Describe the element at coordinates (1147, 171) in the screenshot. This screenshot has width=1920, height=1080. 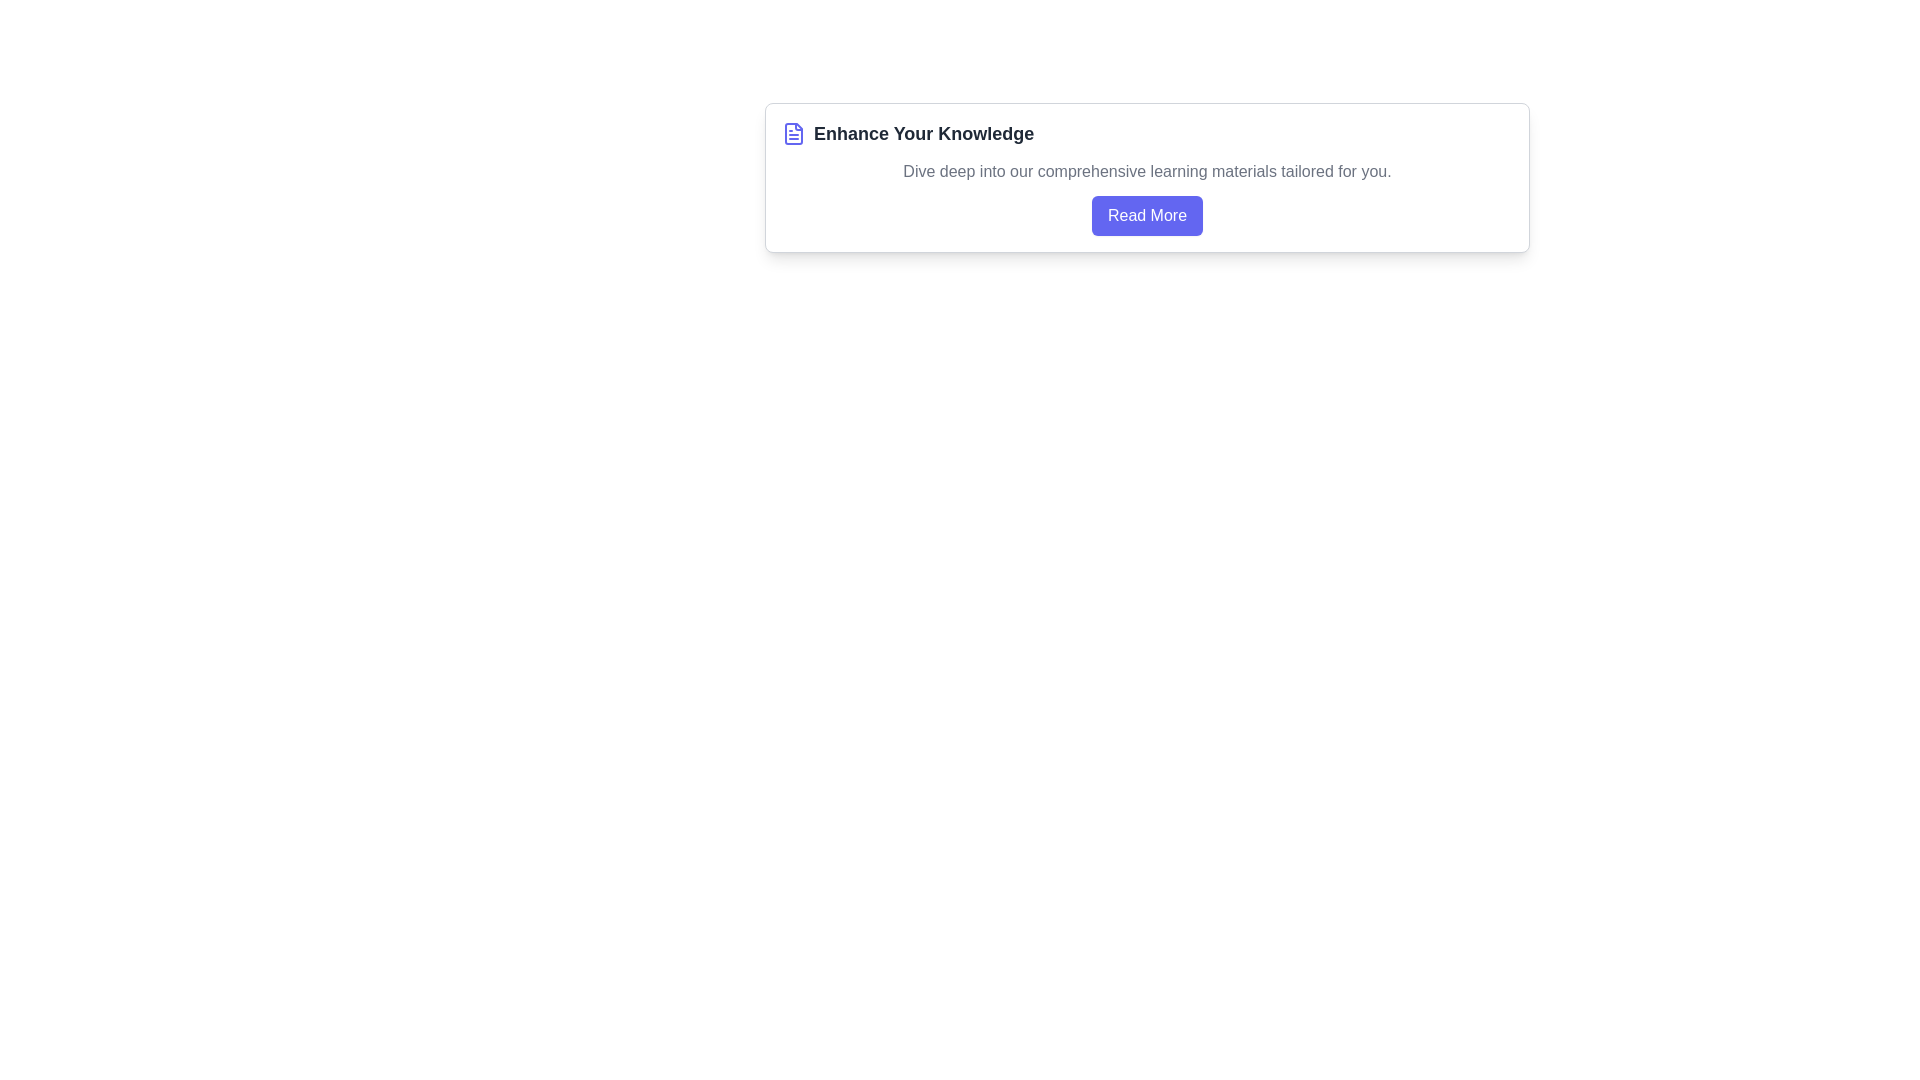
I see `text displayed in gray that says 'Dive deep into our comprehensive learning materials tailored for you.' located beneath the header 'Enhance Your Knowledge' and above the button labeled 'Read More'` at that location.